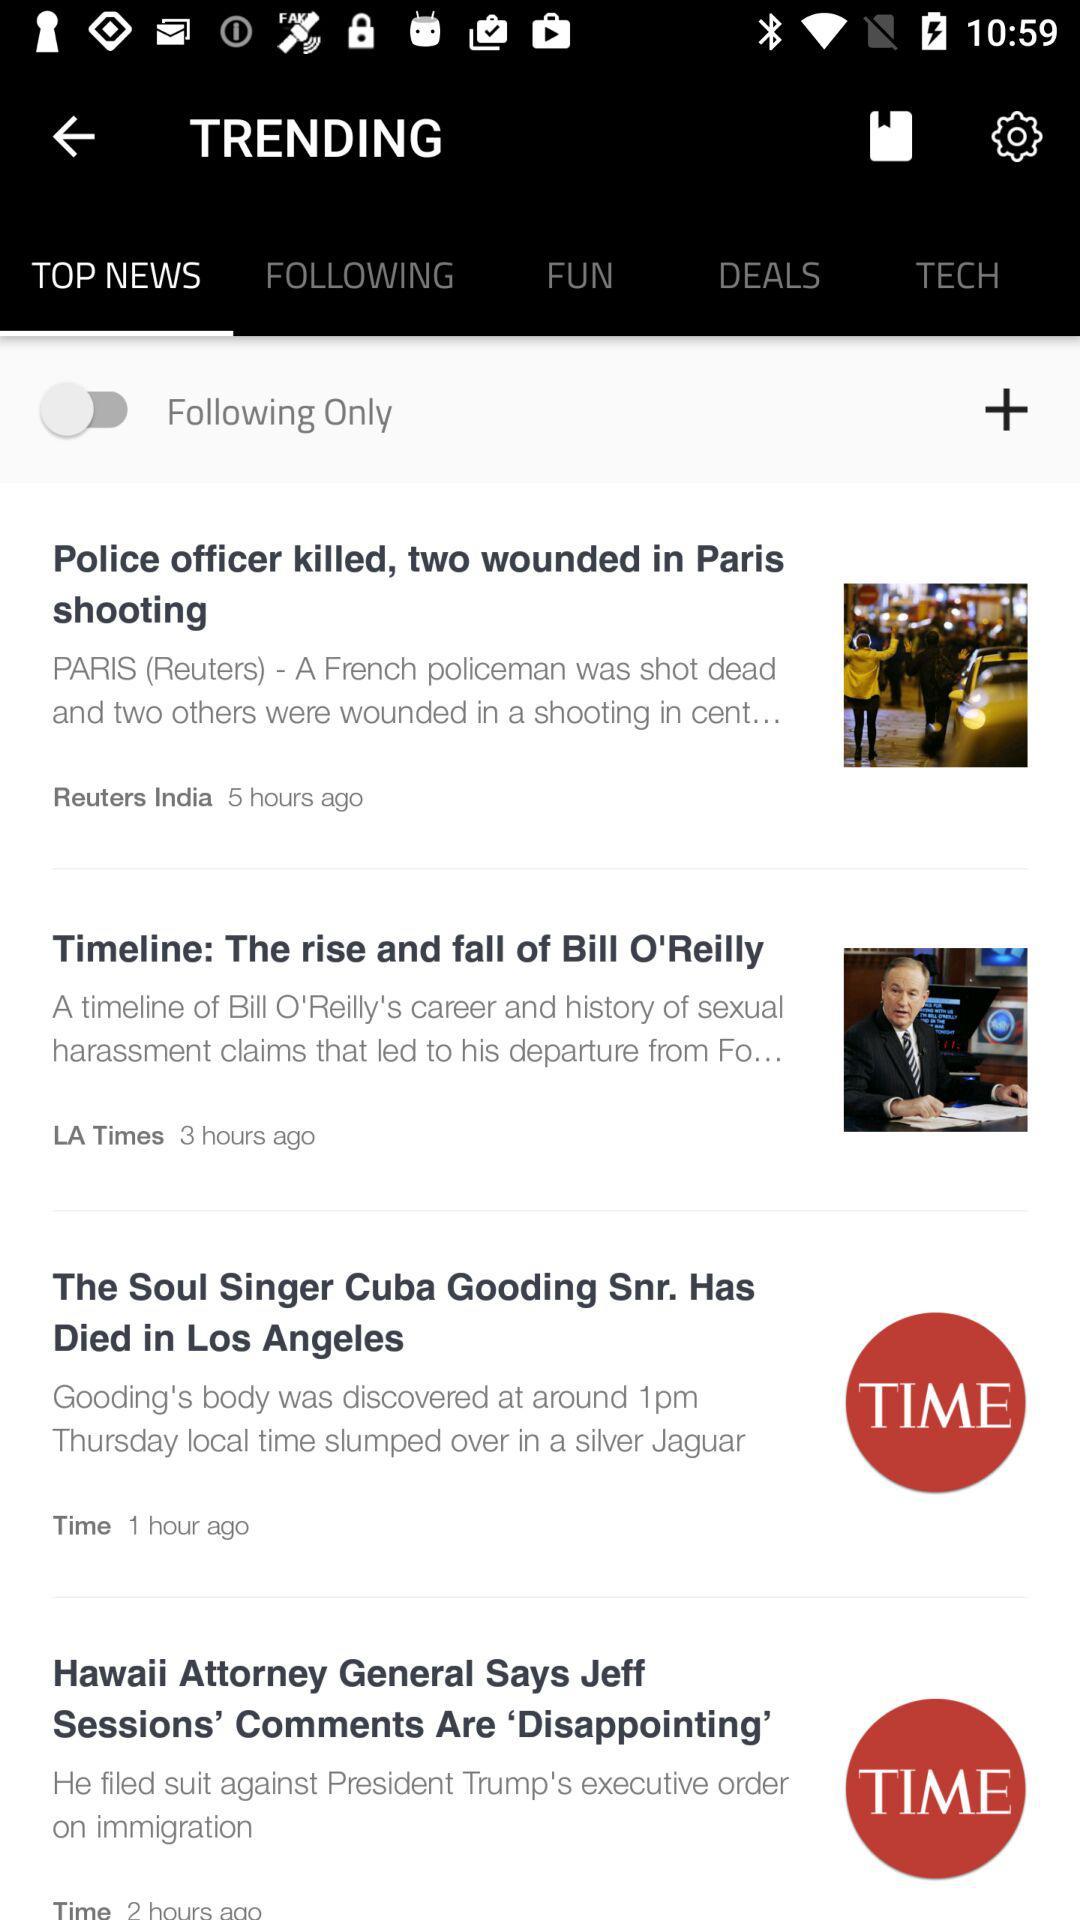 The height and width of the screenshot is (1920, 1080). What do you see at coordinates (93, 408) in the screenshot?
I see `following only option` at bounding box center [93, 408].